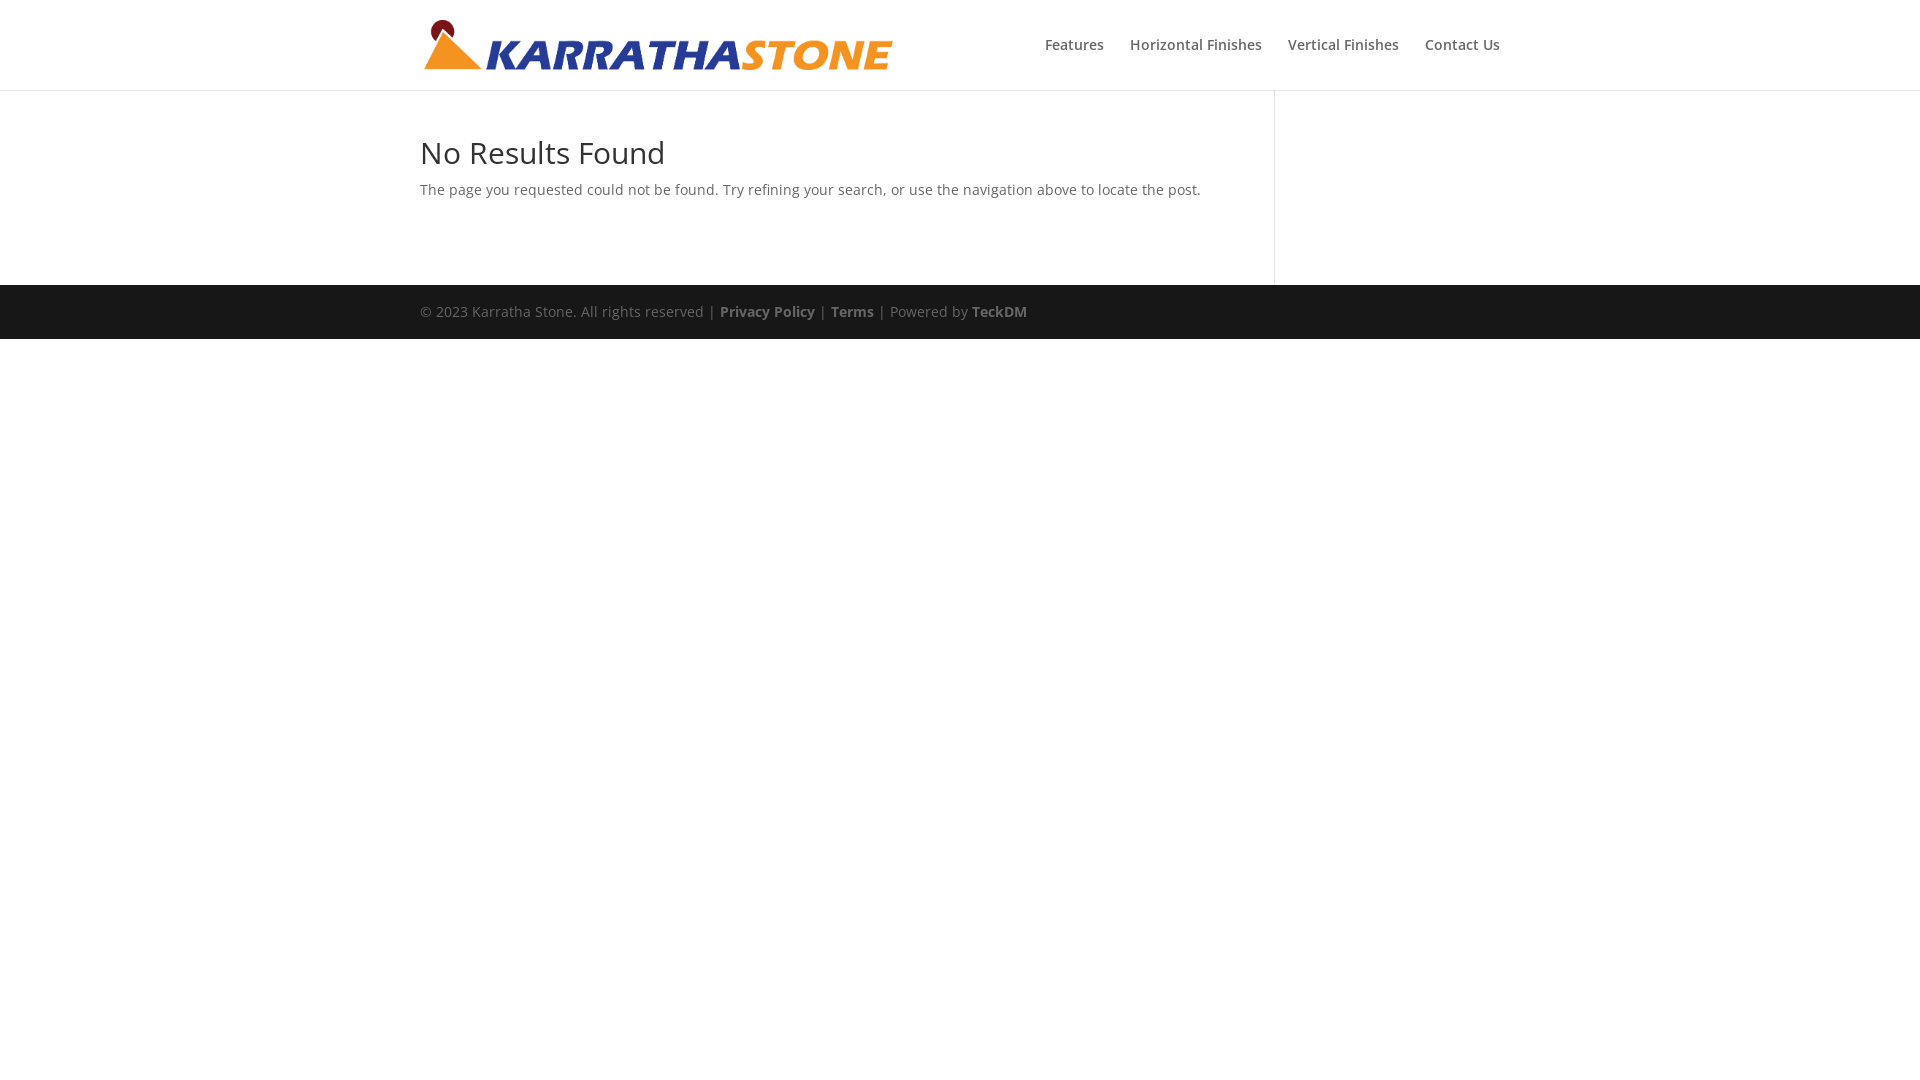 Image resolution: width=1920 pixels, height=1080 pixels. Describe the element at coordinates (766, 311) in the screenshot. I see `'Privacy Policy'` at that location.